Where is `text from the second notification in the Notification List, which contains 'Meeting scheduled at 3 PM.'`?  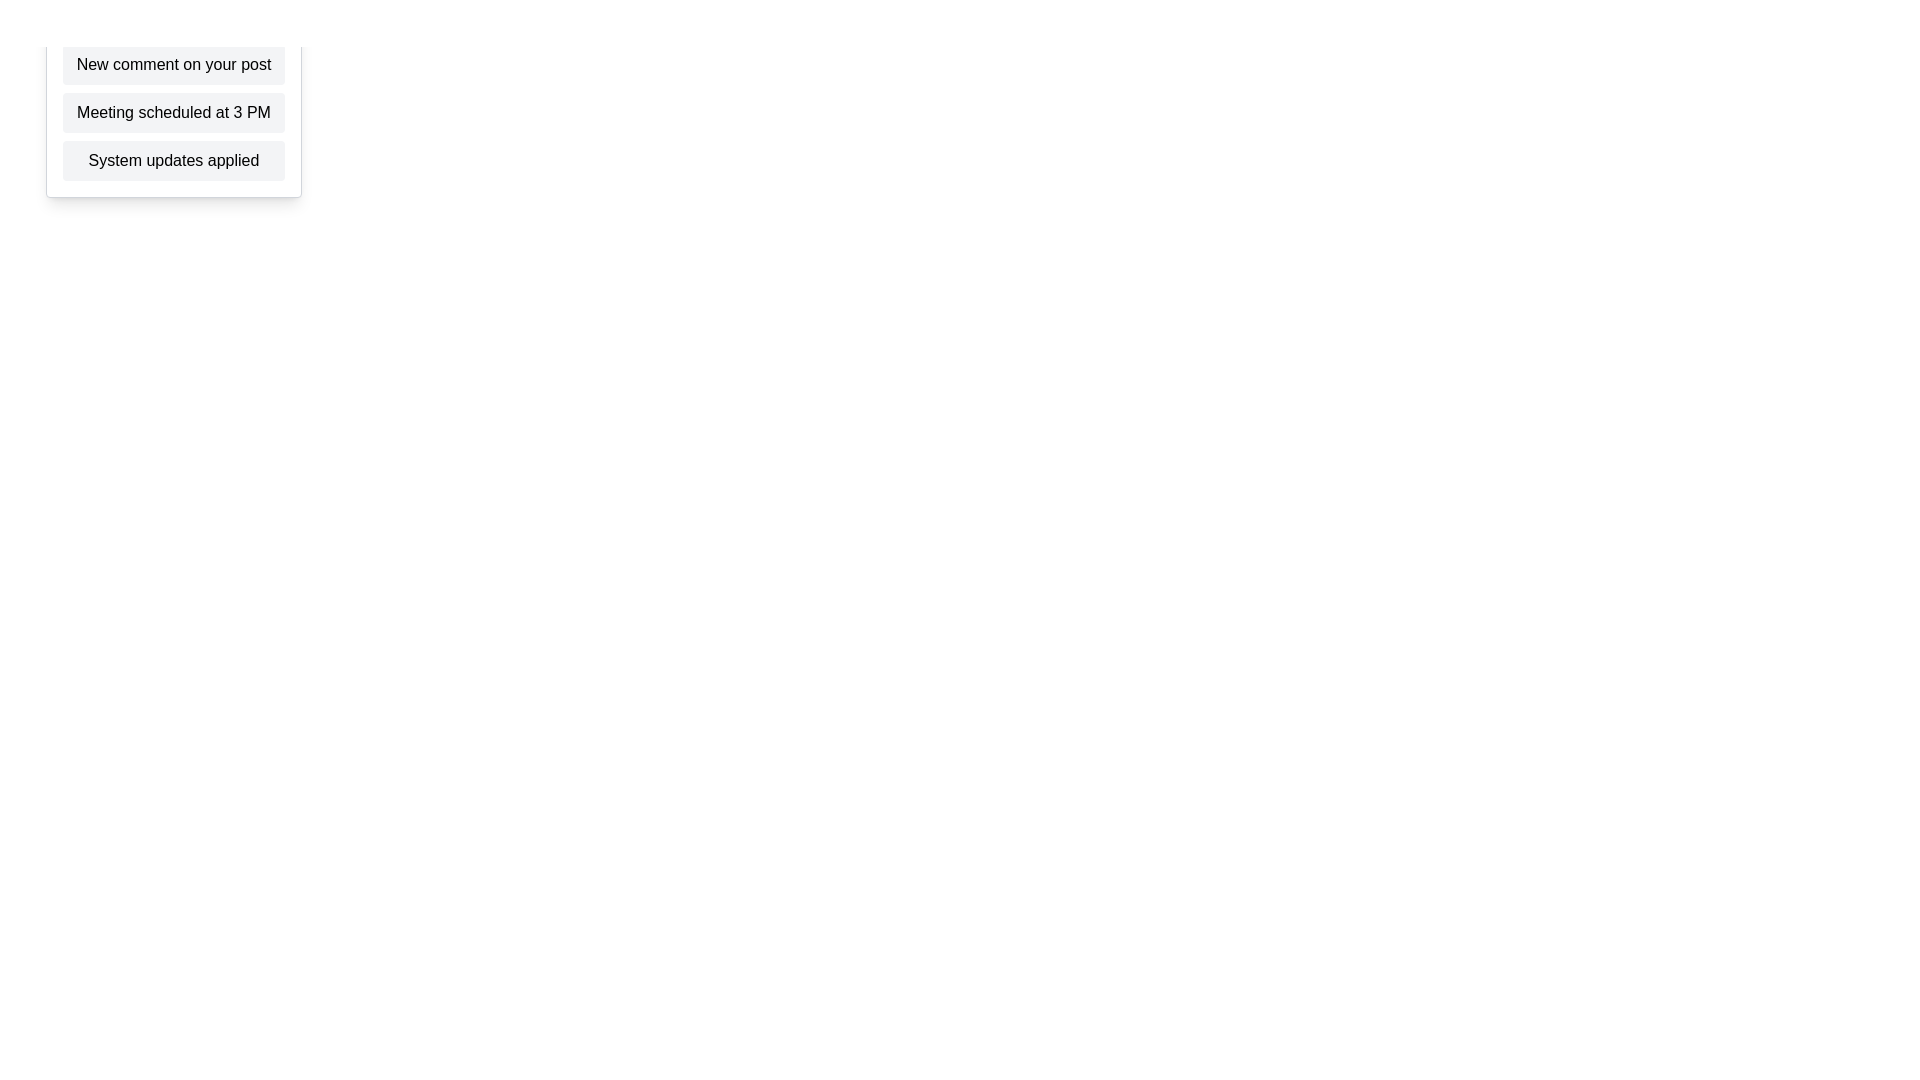
text from the second notification in the Notification List, which contains 'Meeting scheduled at 3 PM.' is located at coordinates (173, 112).